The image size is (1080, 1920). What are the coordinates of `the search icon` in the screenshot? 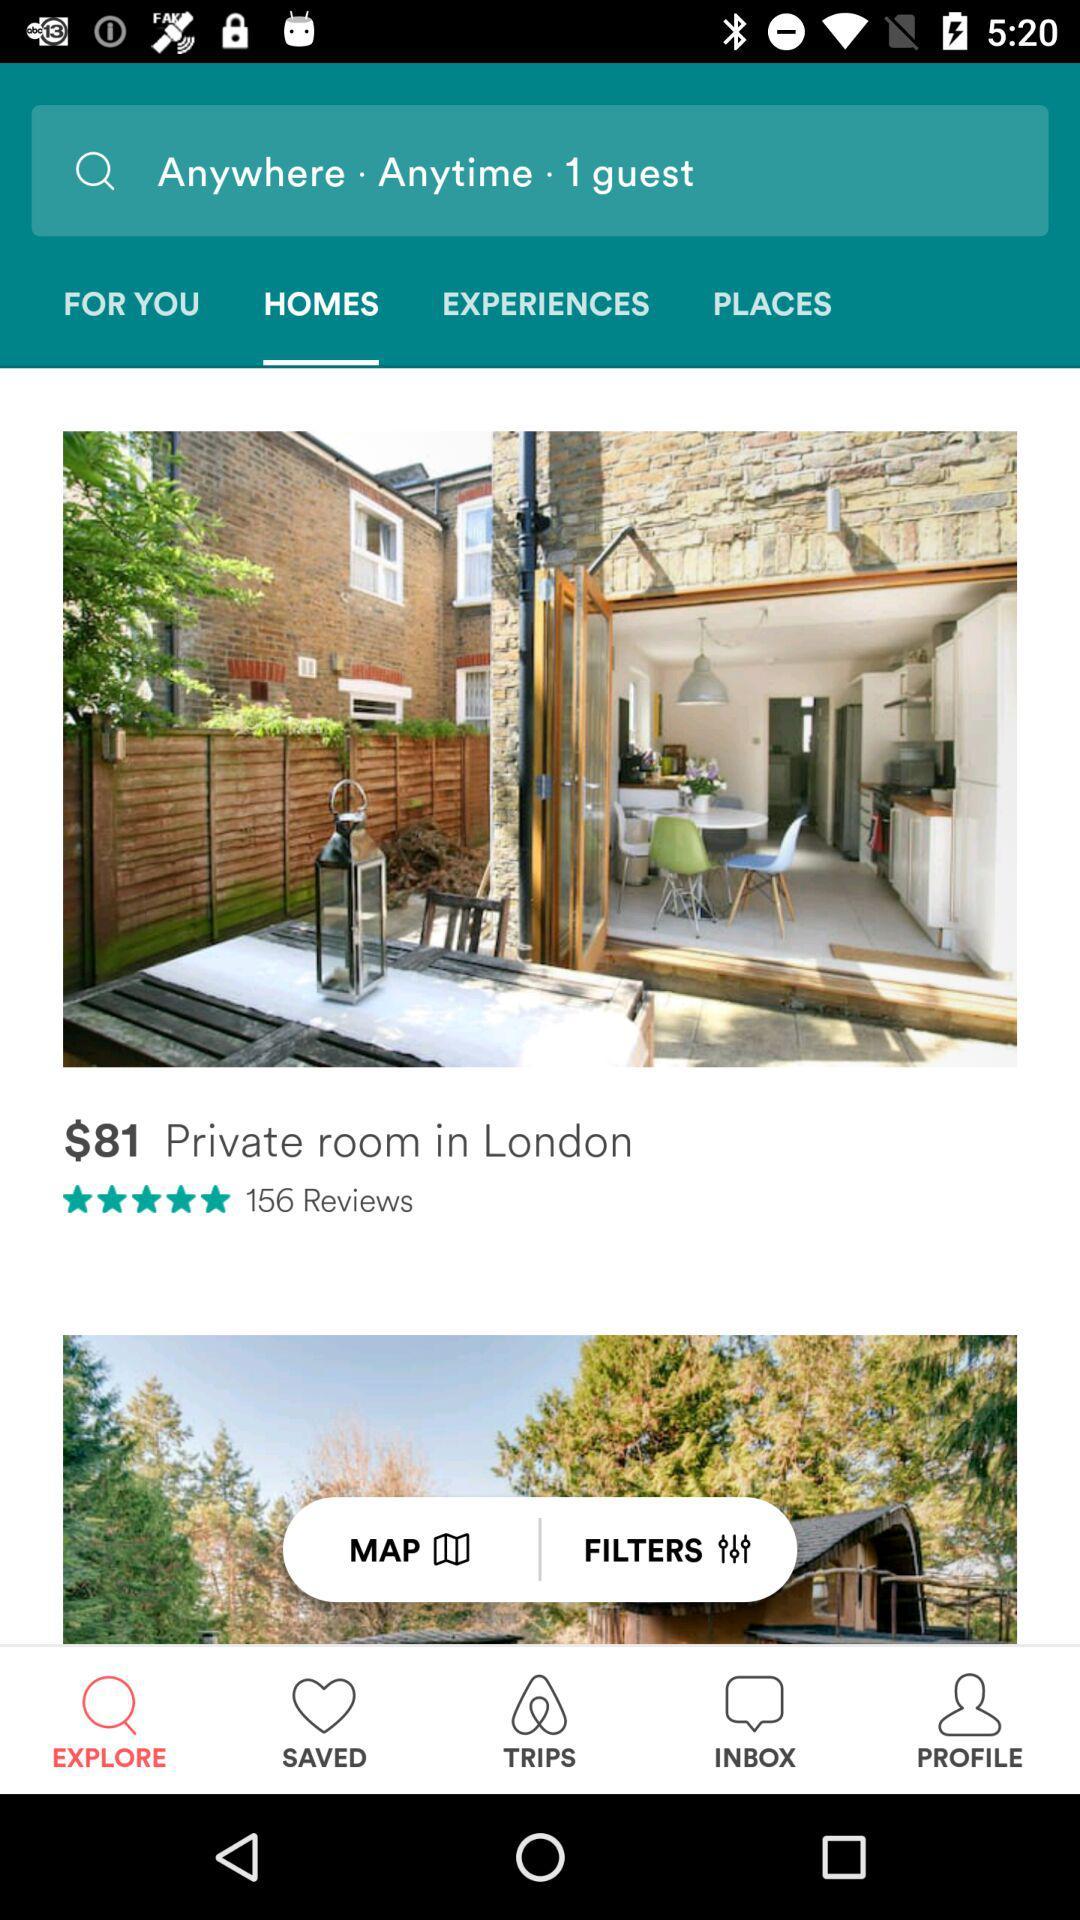 It's located at (94, 170).